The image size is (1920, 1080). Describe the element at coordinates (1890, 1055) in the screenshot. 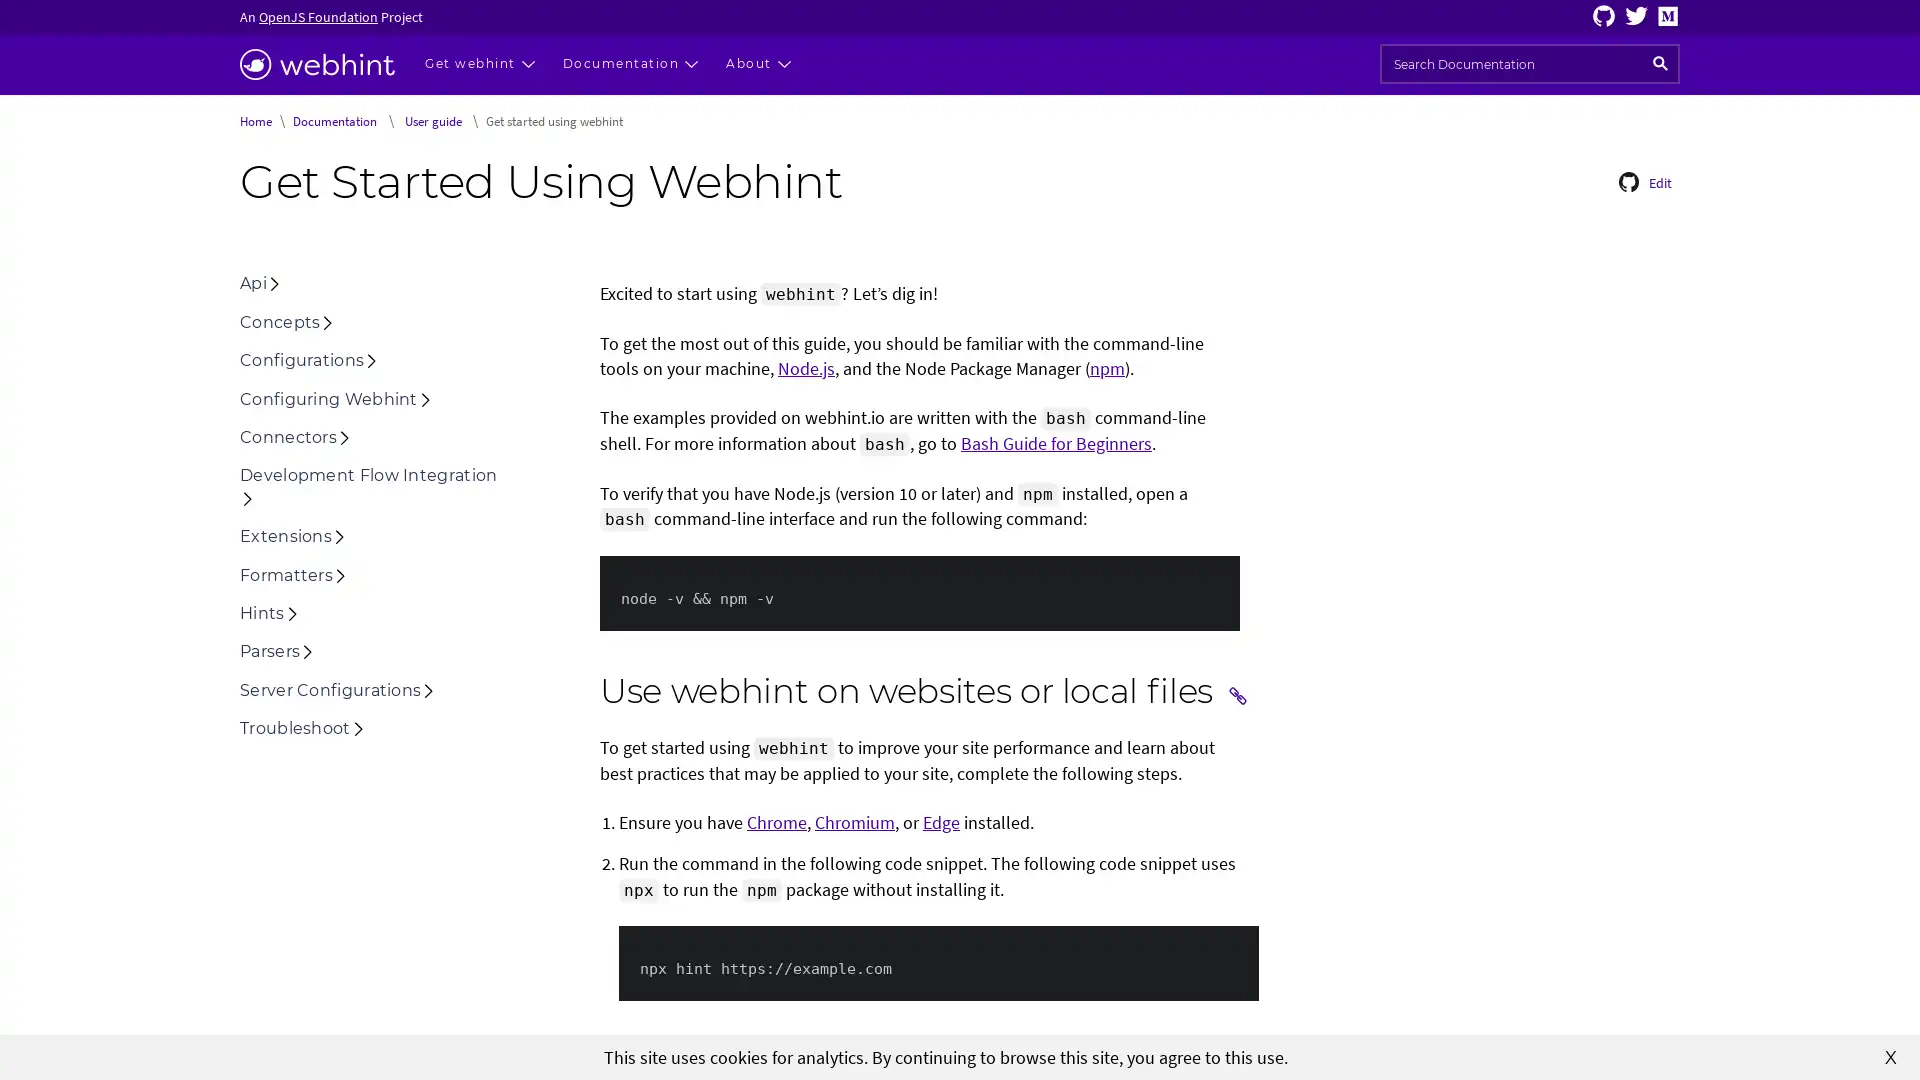

I see `close` at that location.